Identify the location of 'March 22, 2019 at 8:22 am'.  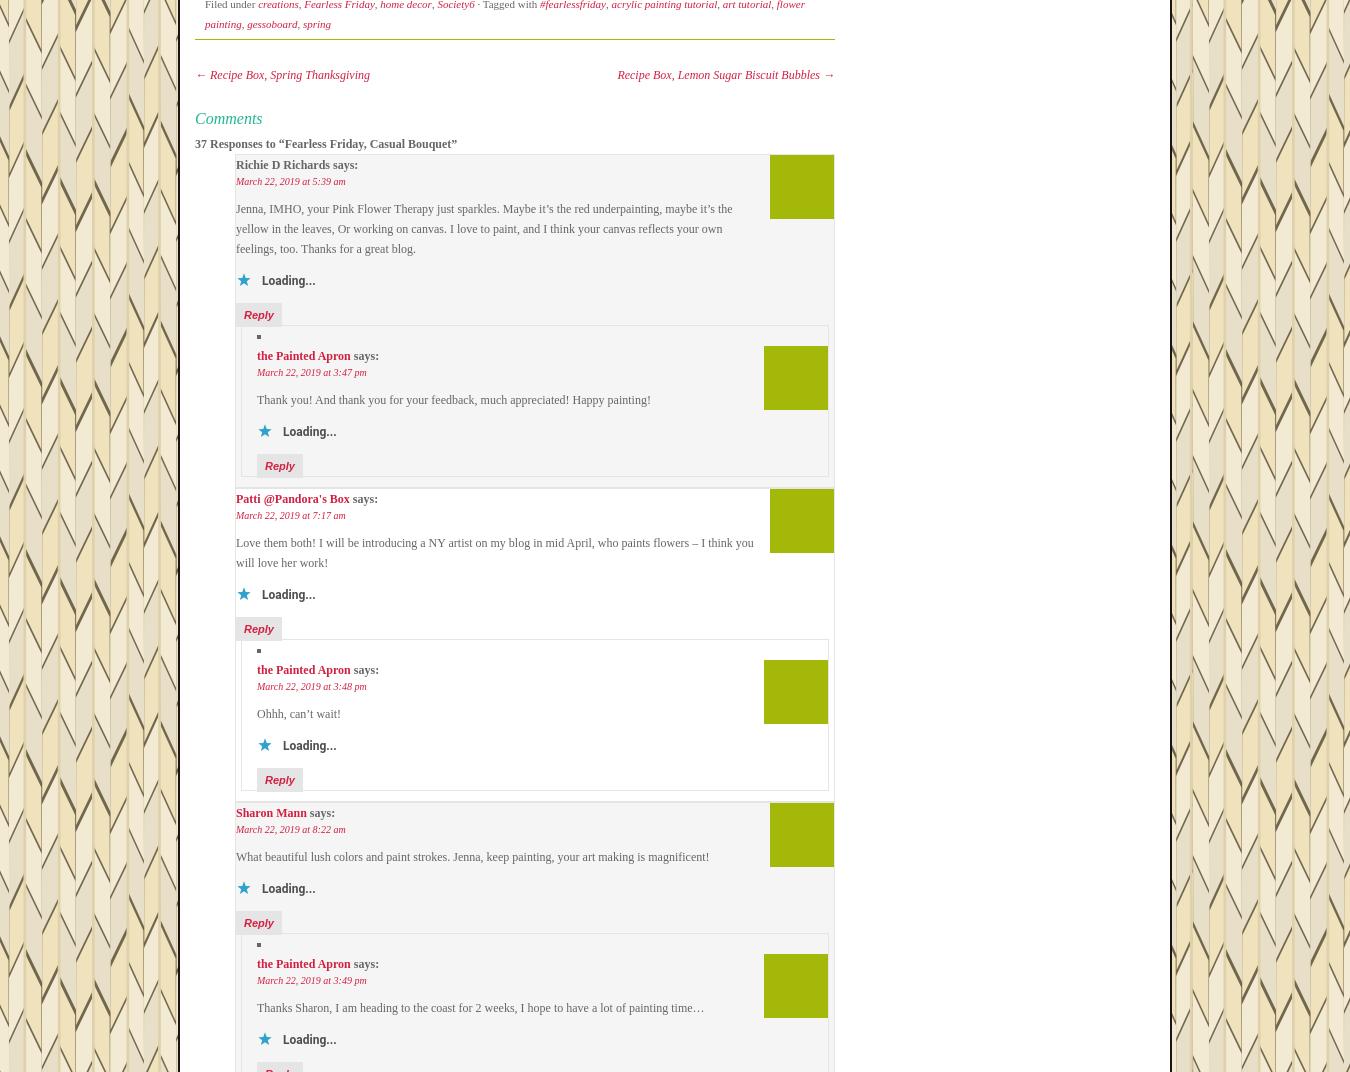
(289, 828).